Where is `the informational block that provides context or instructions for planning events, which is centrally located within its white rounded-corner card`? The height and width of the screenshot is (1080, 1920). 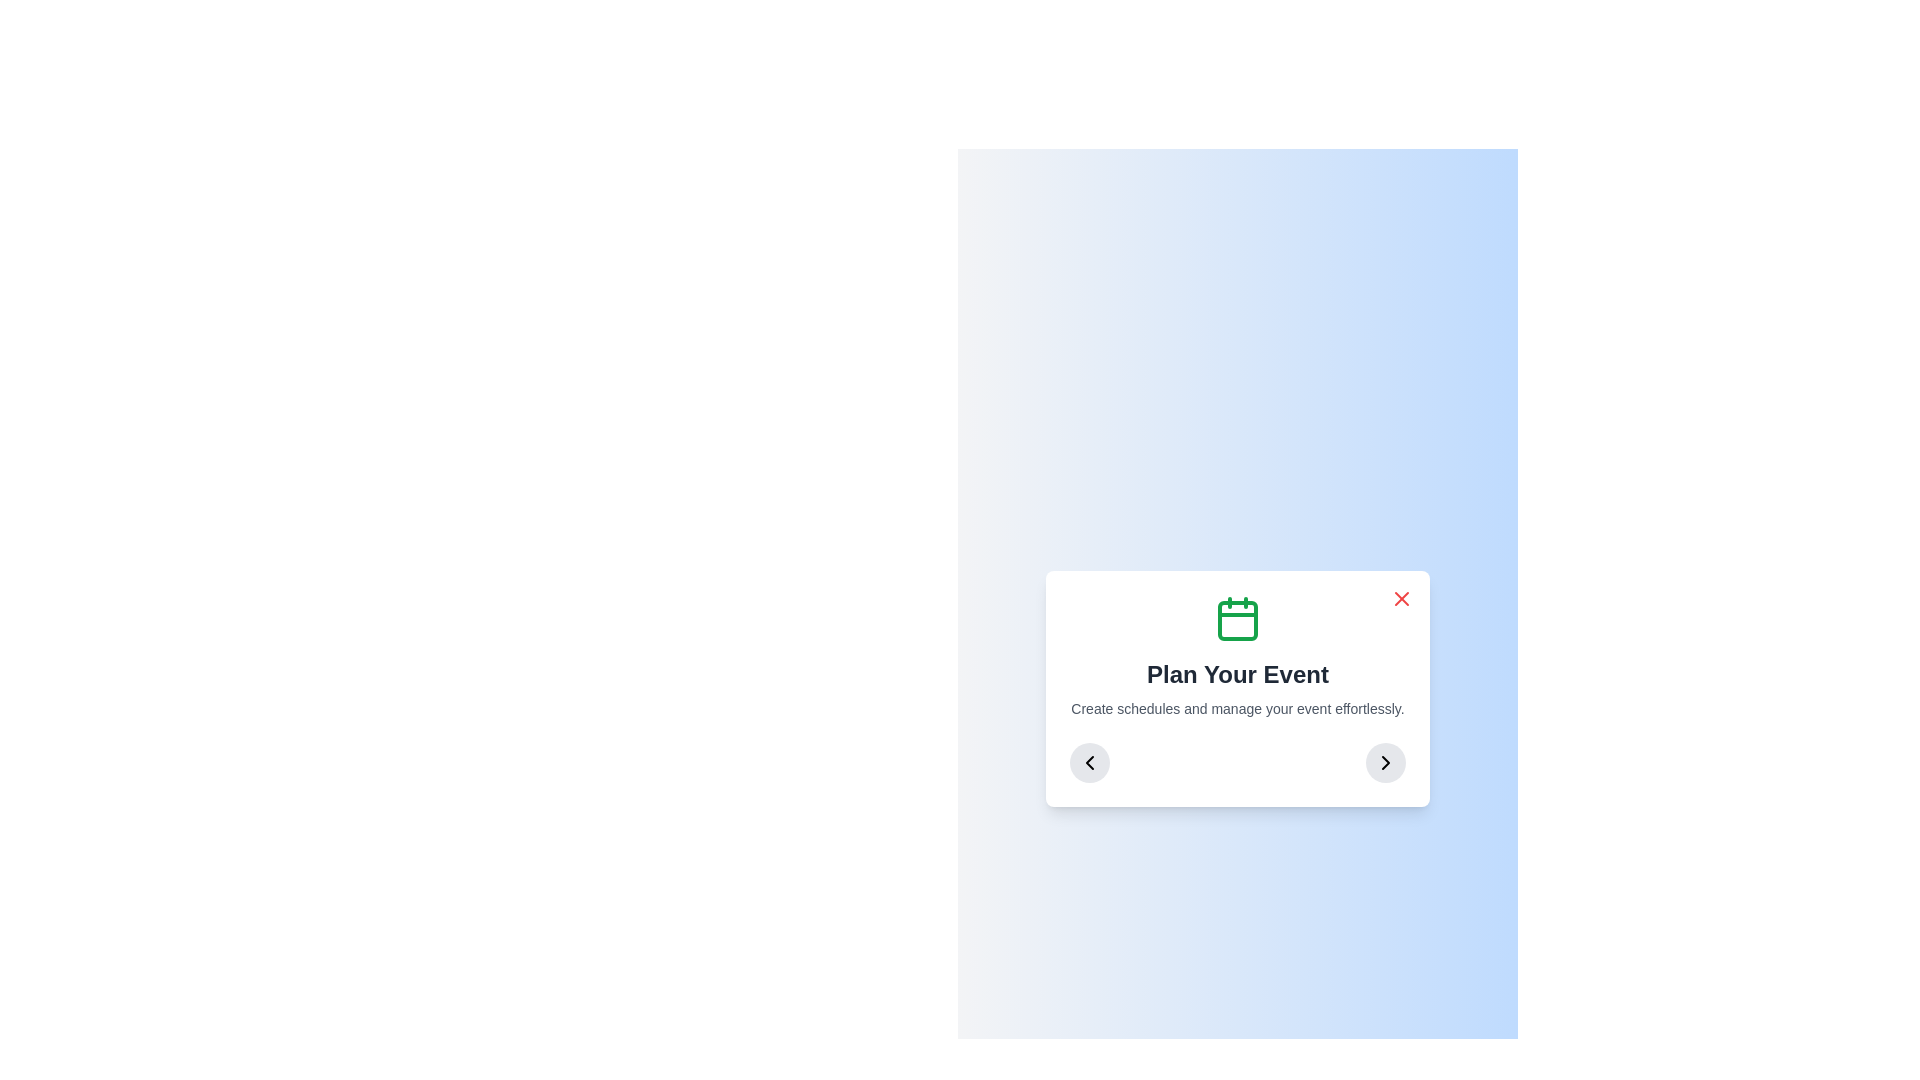
the informational block that provides context or instructions for planning events, which is centrally located within its white rounded-corner card is located at coordinates (1237, 656).